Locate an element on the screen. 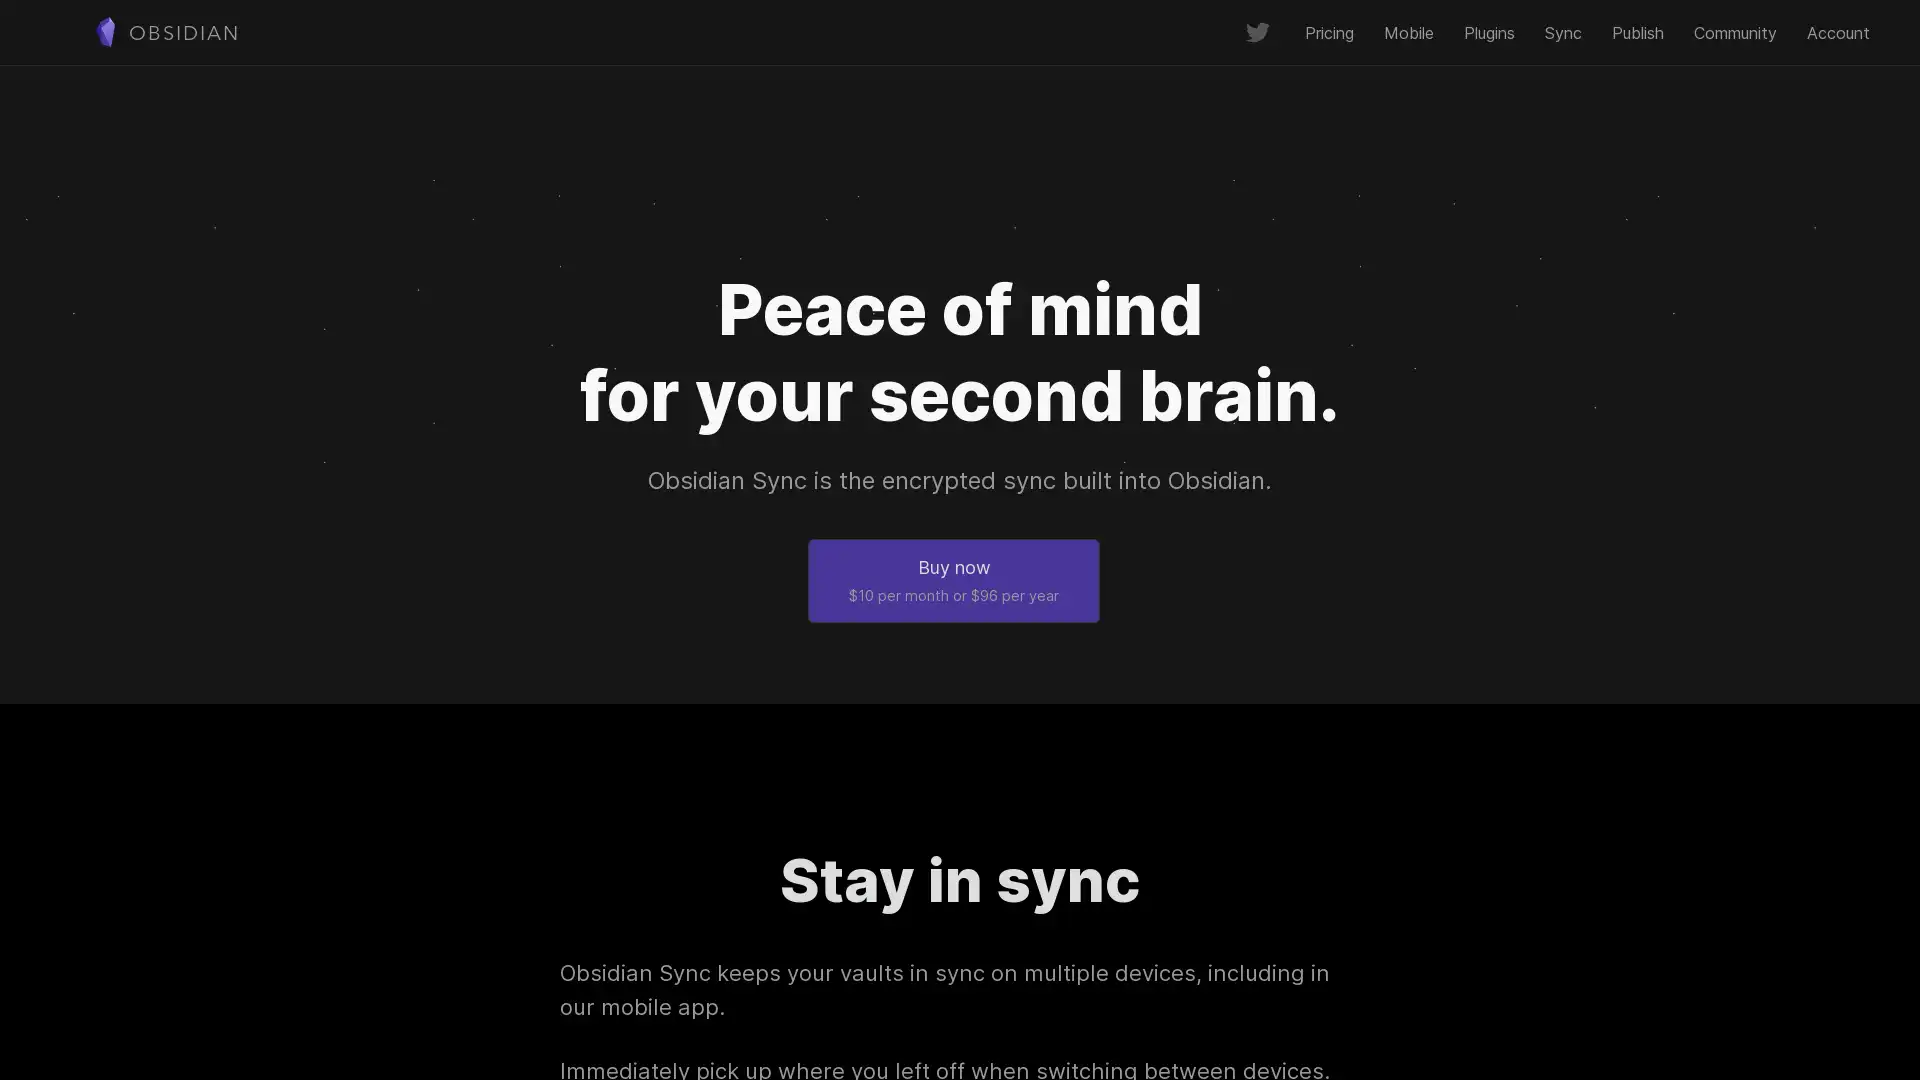 This screenshot has height=1080, width=1920. Buy now $10 per month or $96 per year is located at coordinates (953, 579).